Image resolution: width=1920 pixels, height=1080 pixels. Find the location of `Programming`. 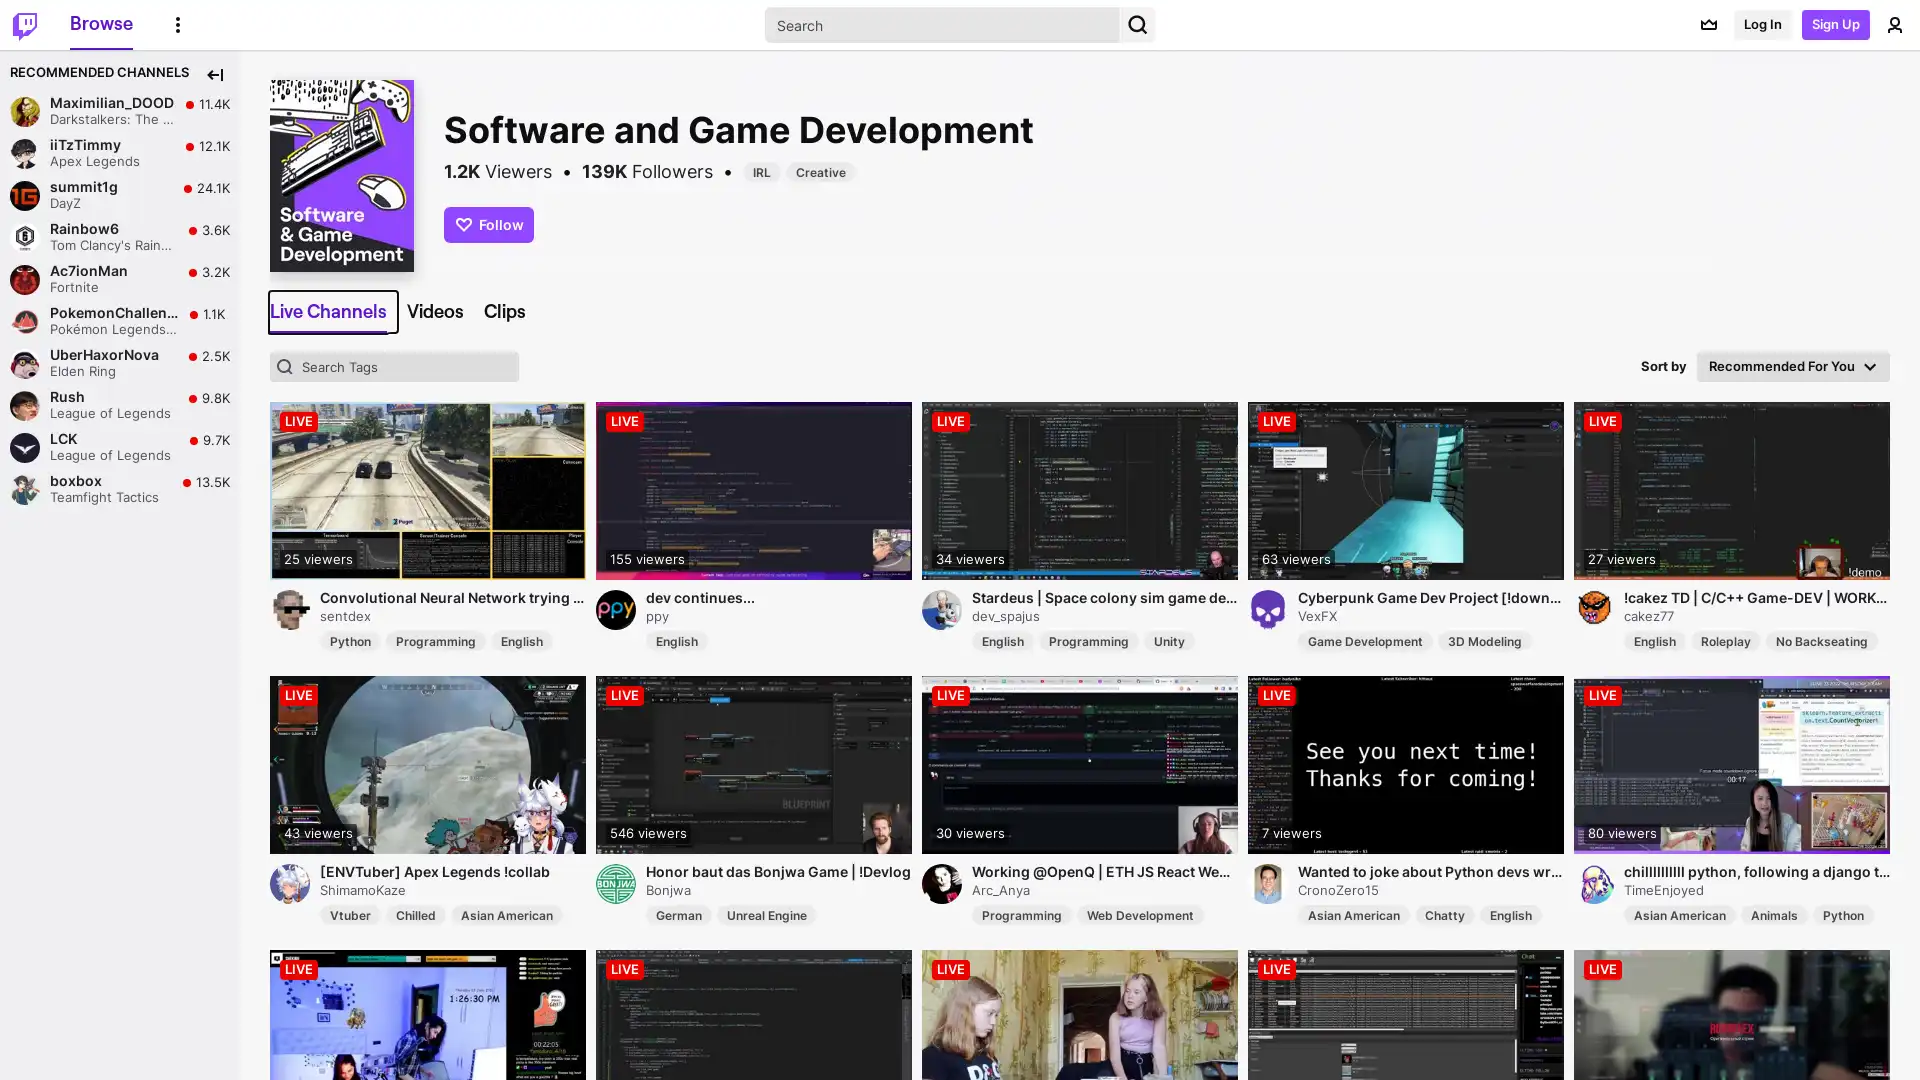

Programming is located at coordinates (435, 640).